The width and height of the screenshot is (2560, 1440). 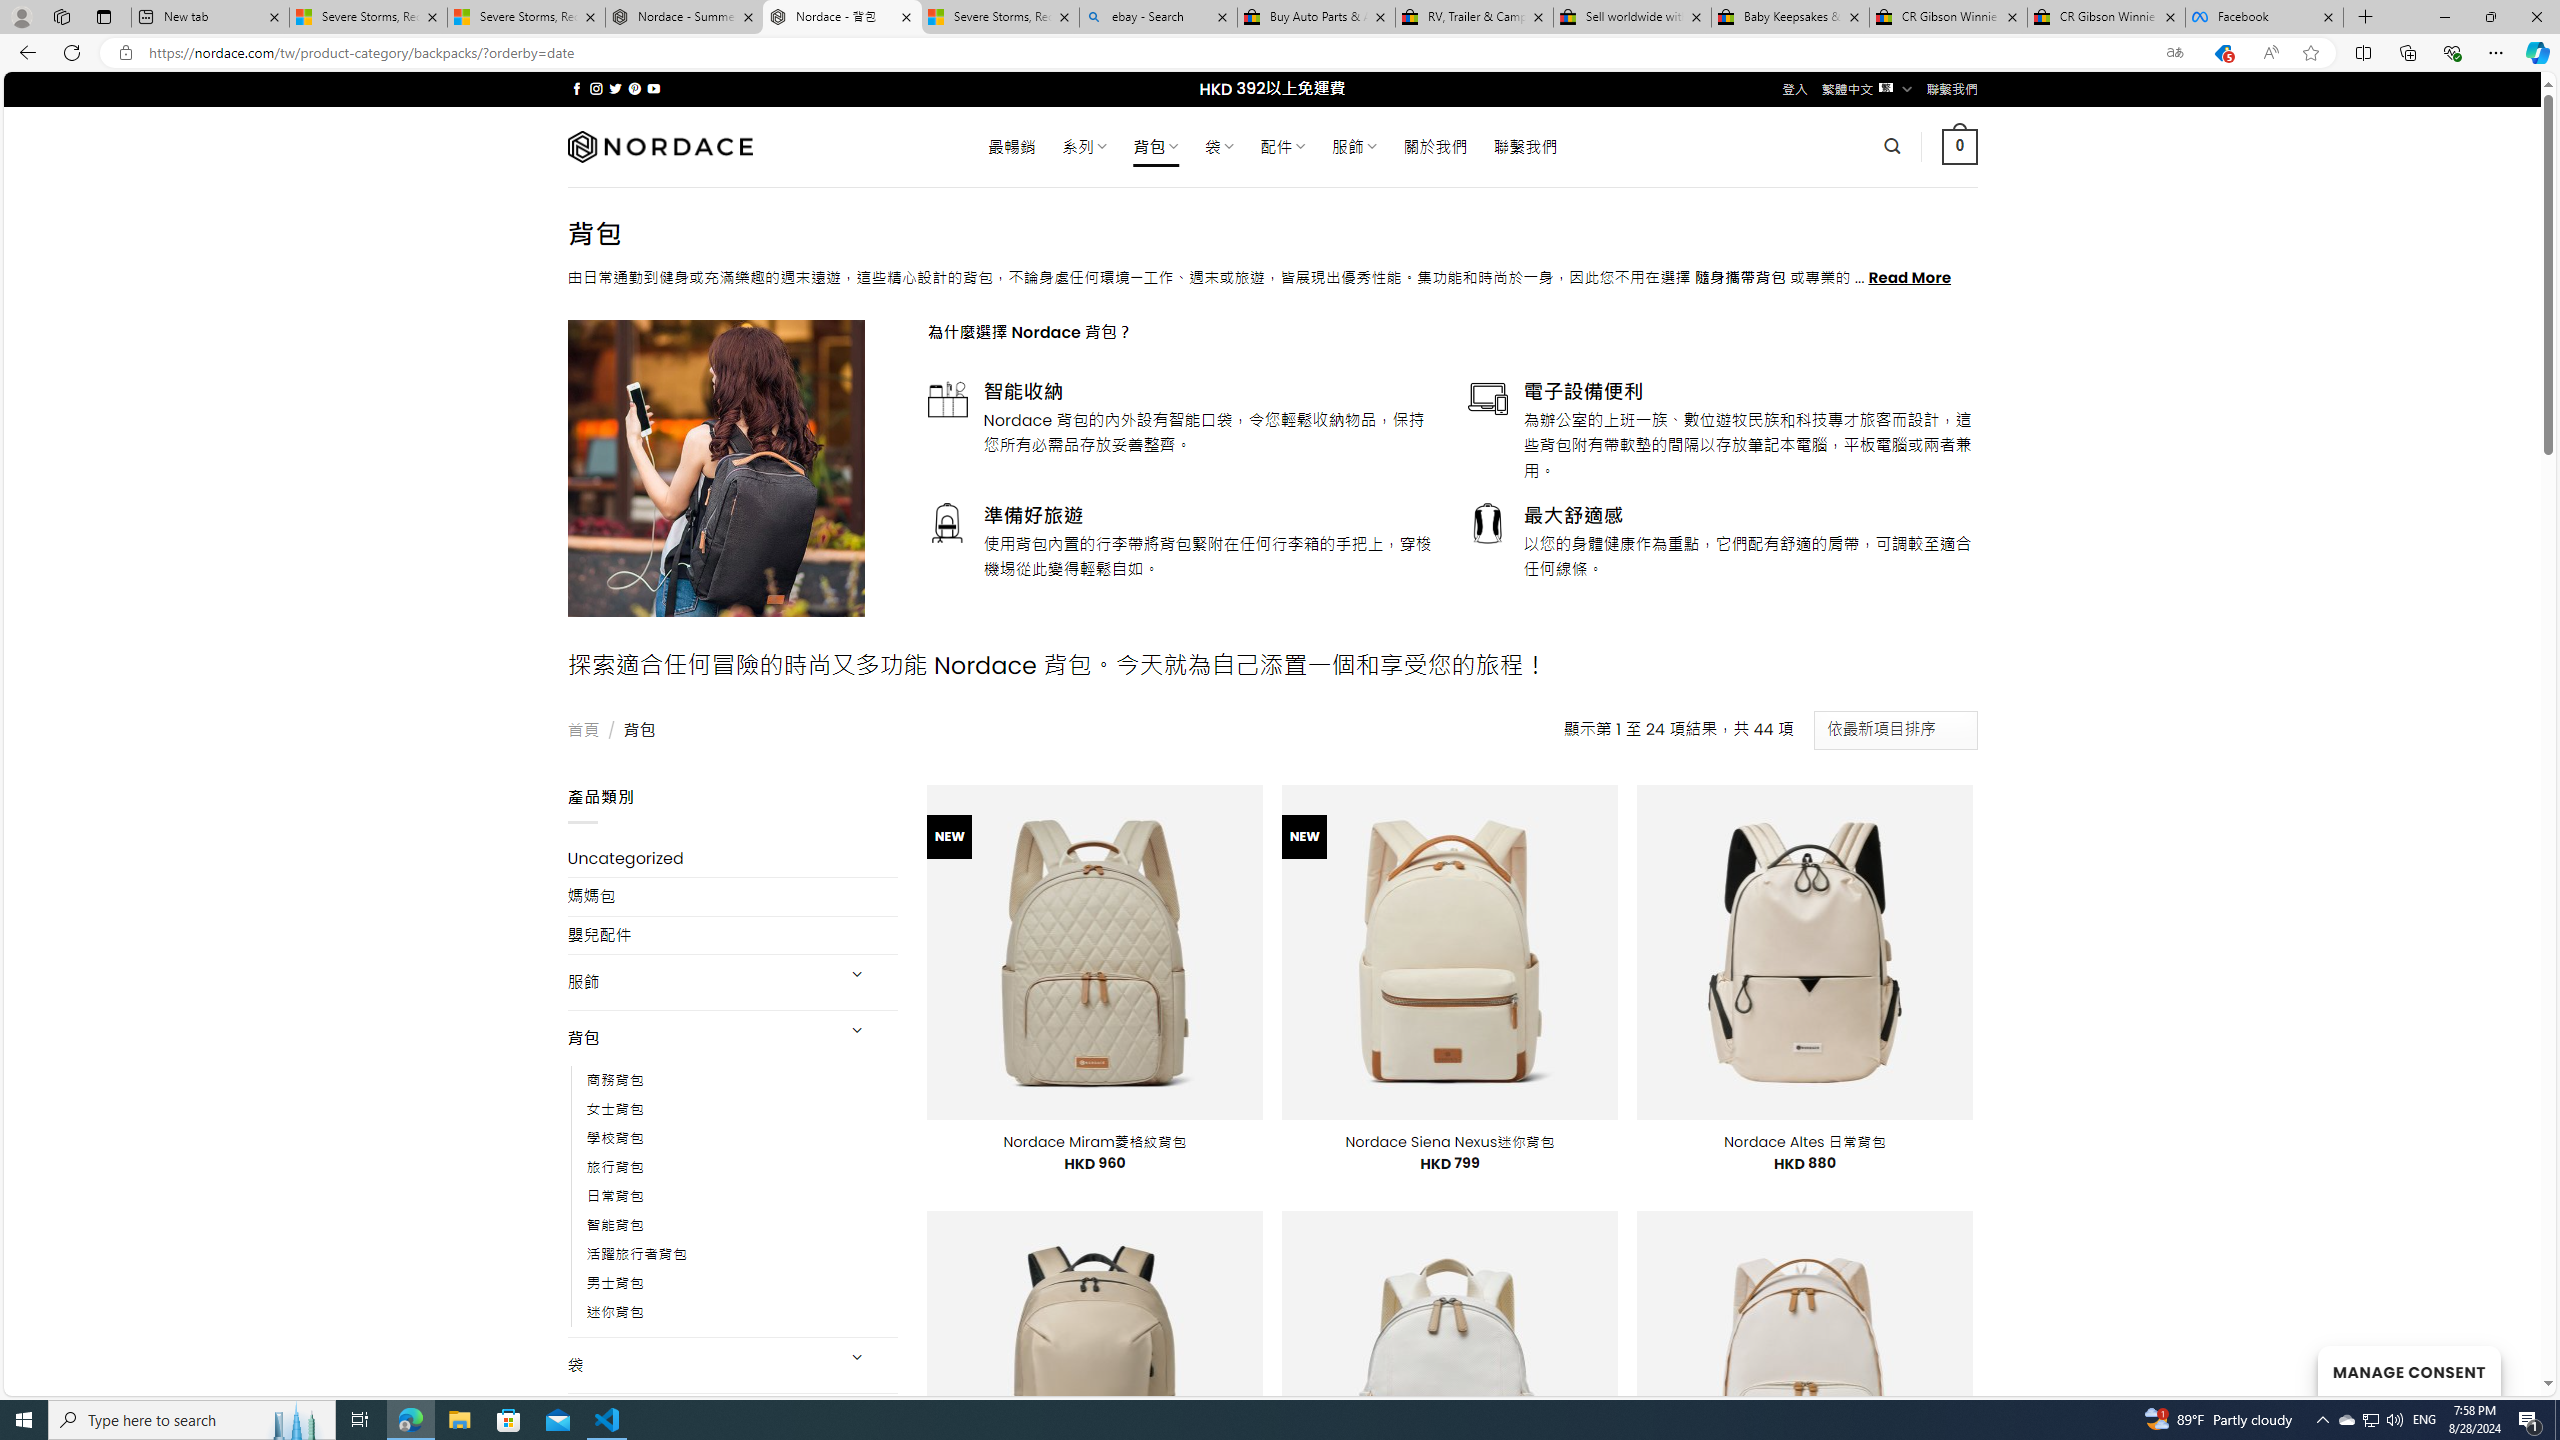 I want to click on 'Close', so click(x=2535, y=16).